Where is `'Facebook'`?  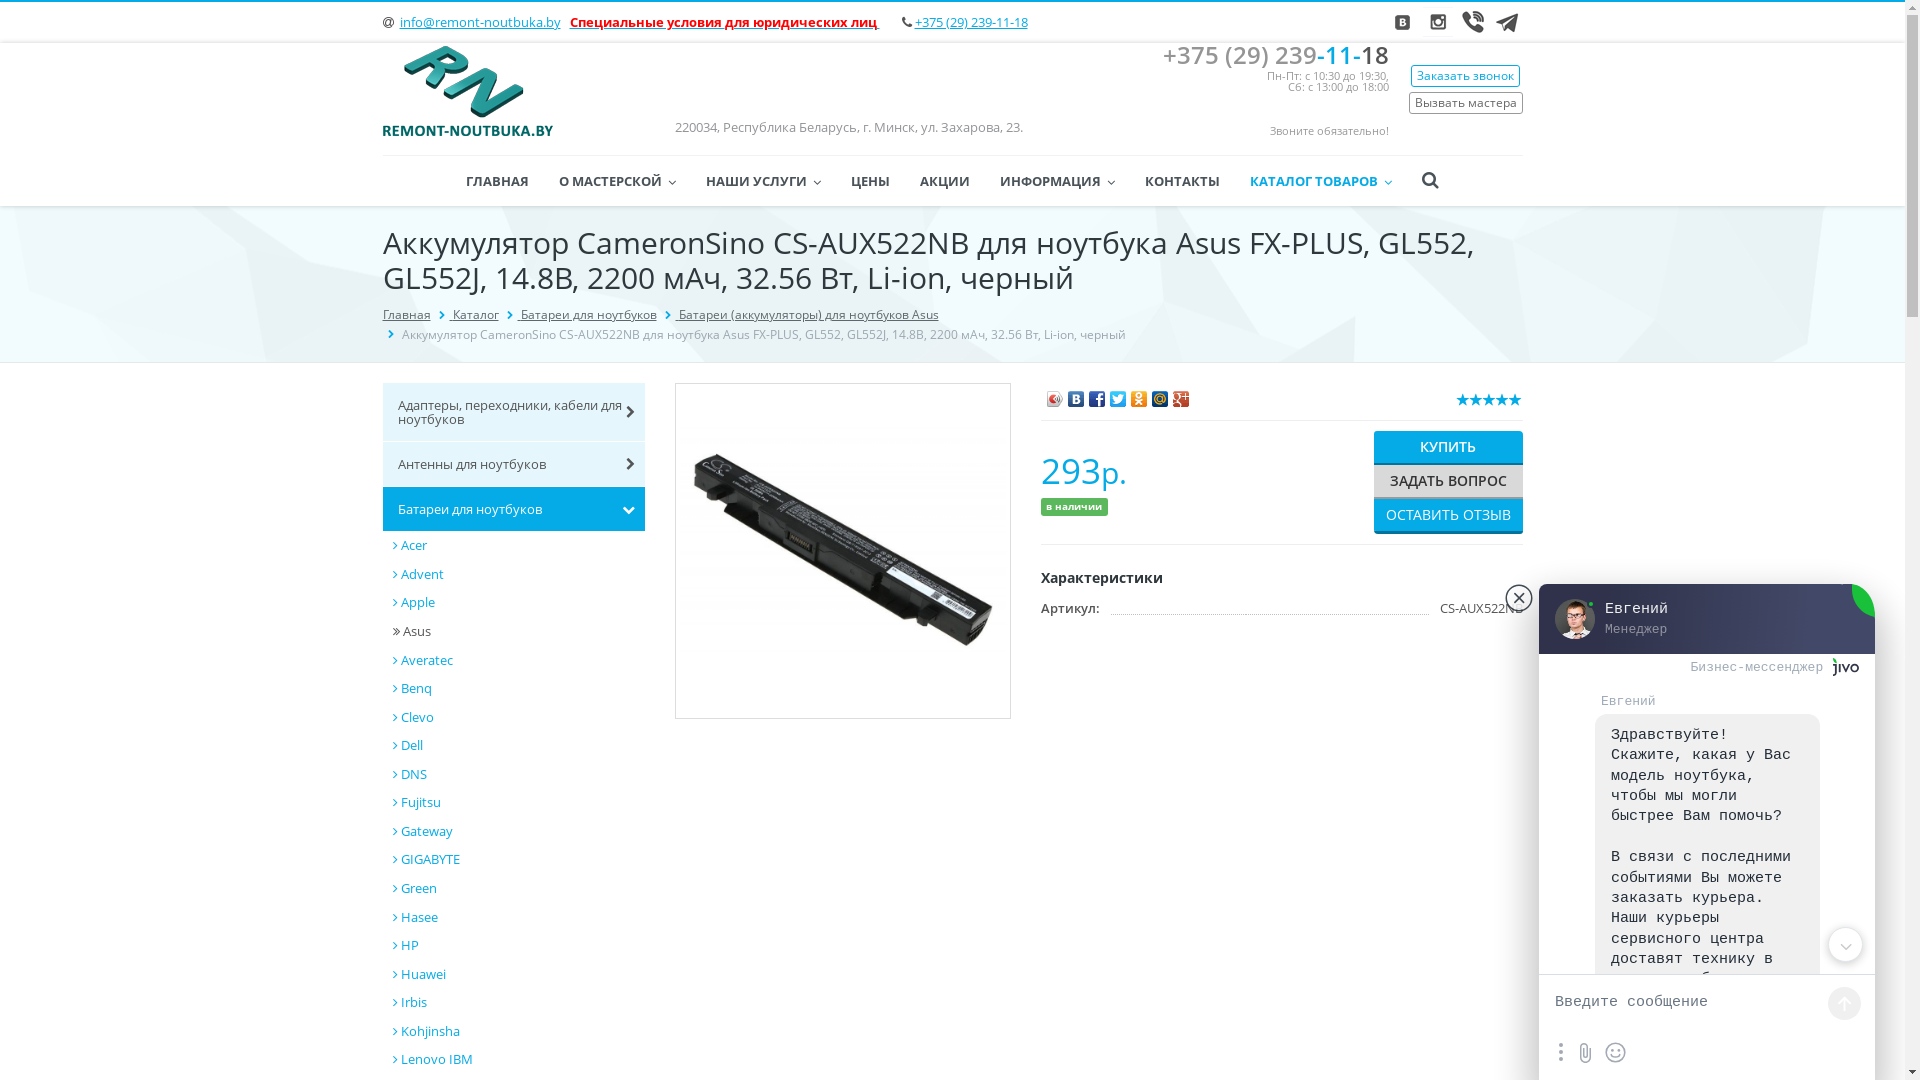
'Facebook' is located at coordinates (1085, 393).